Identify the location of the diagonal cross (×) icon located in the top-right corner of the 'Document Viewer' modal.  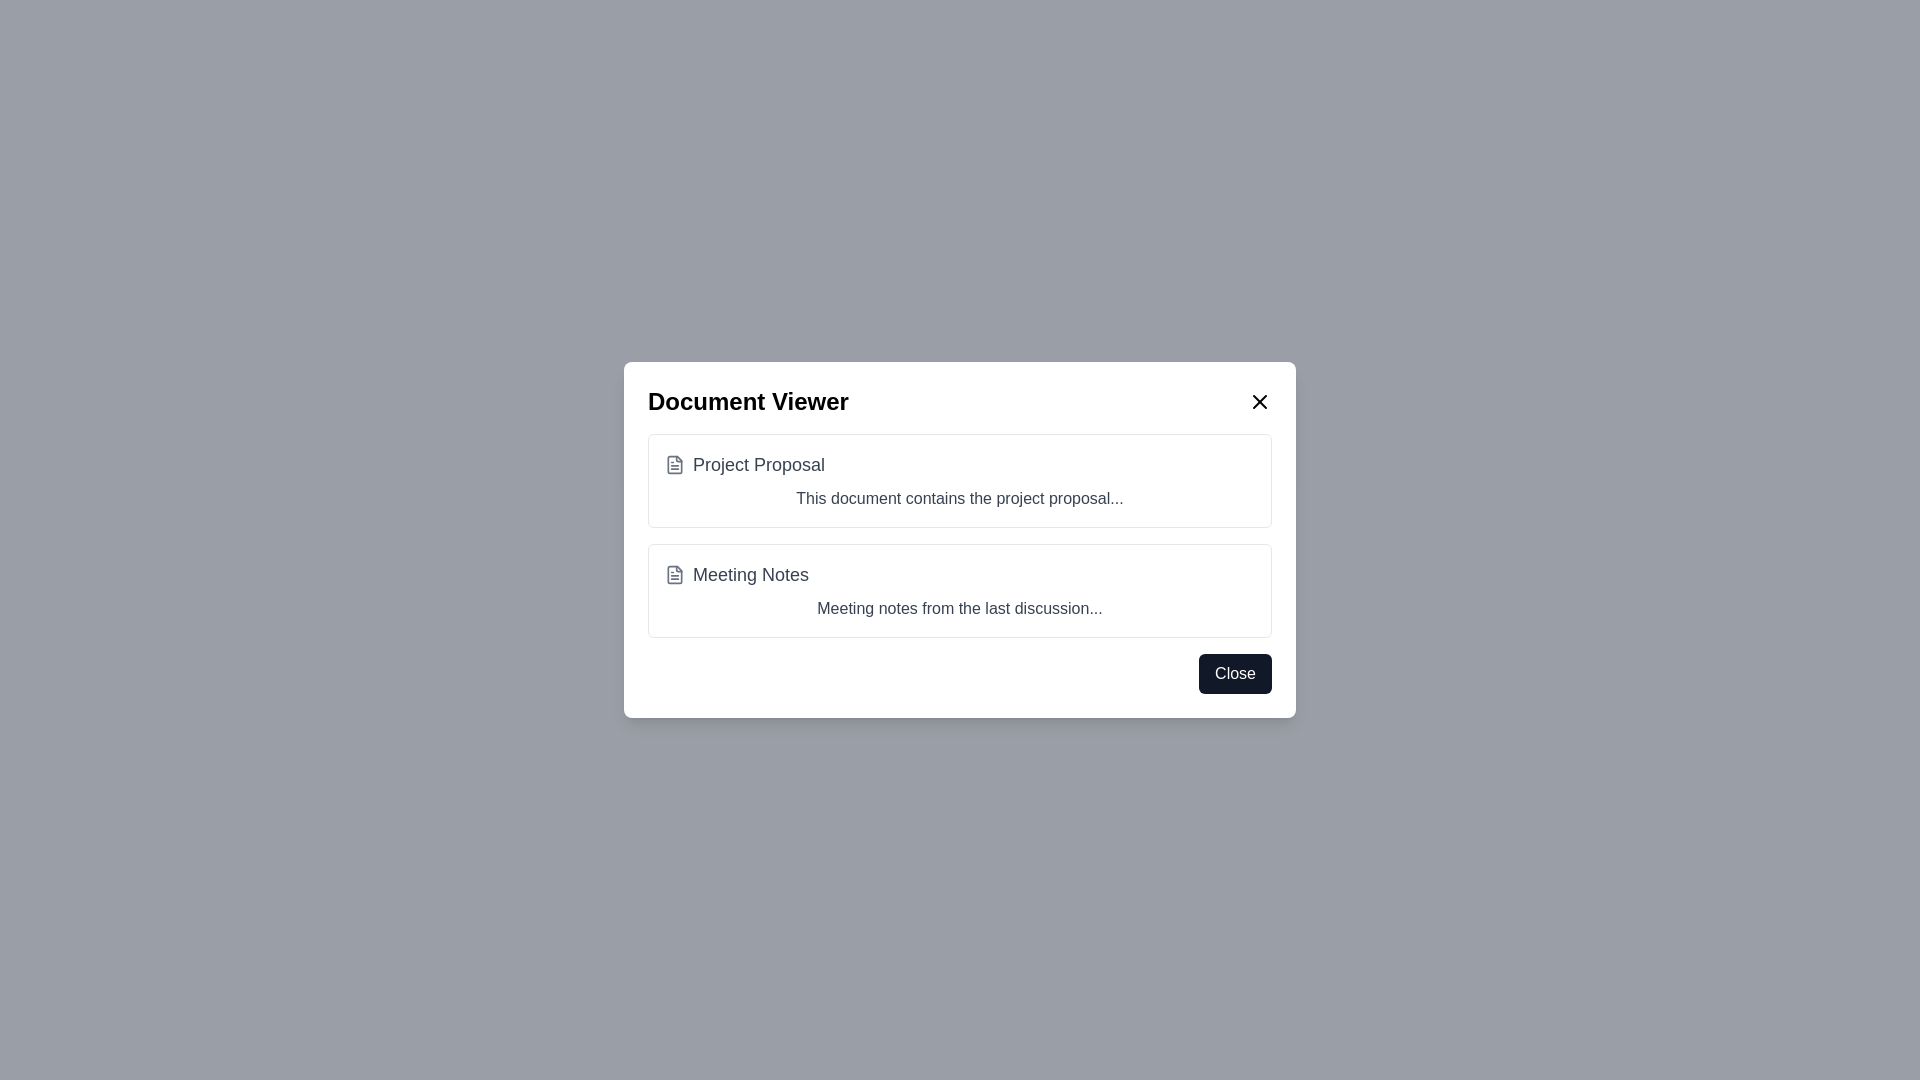
(1258, 401).